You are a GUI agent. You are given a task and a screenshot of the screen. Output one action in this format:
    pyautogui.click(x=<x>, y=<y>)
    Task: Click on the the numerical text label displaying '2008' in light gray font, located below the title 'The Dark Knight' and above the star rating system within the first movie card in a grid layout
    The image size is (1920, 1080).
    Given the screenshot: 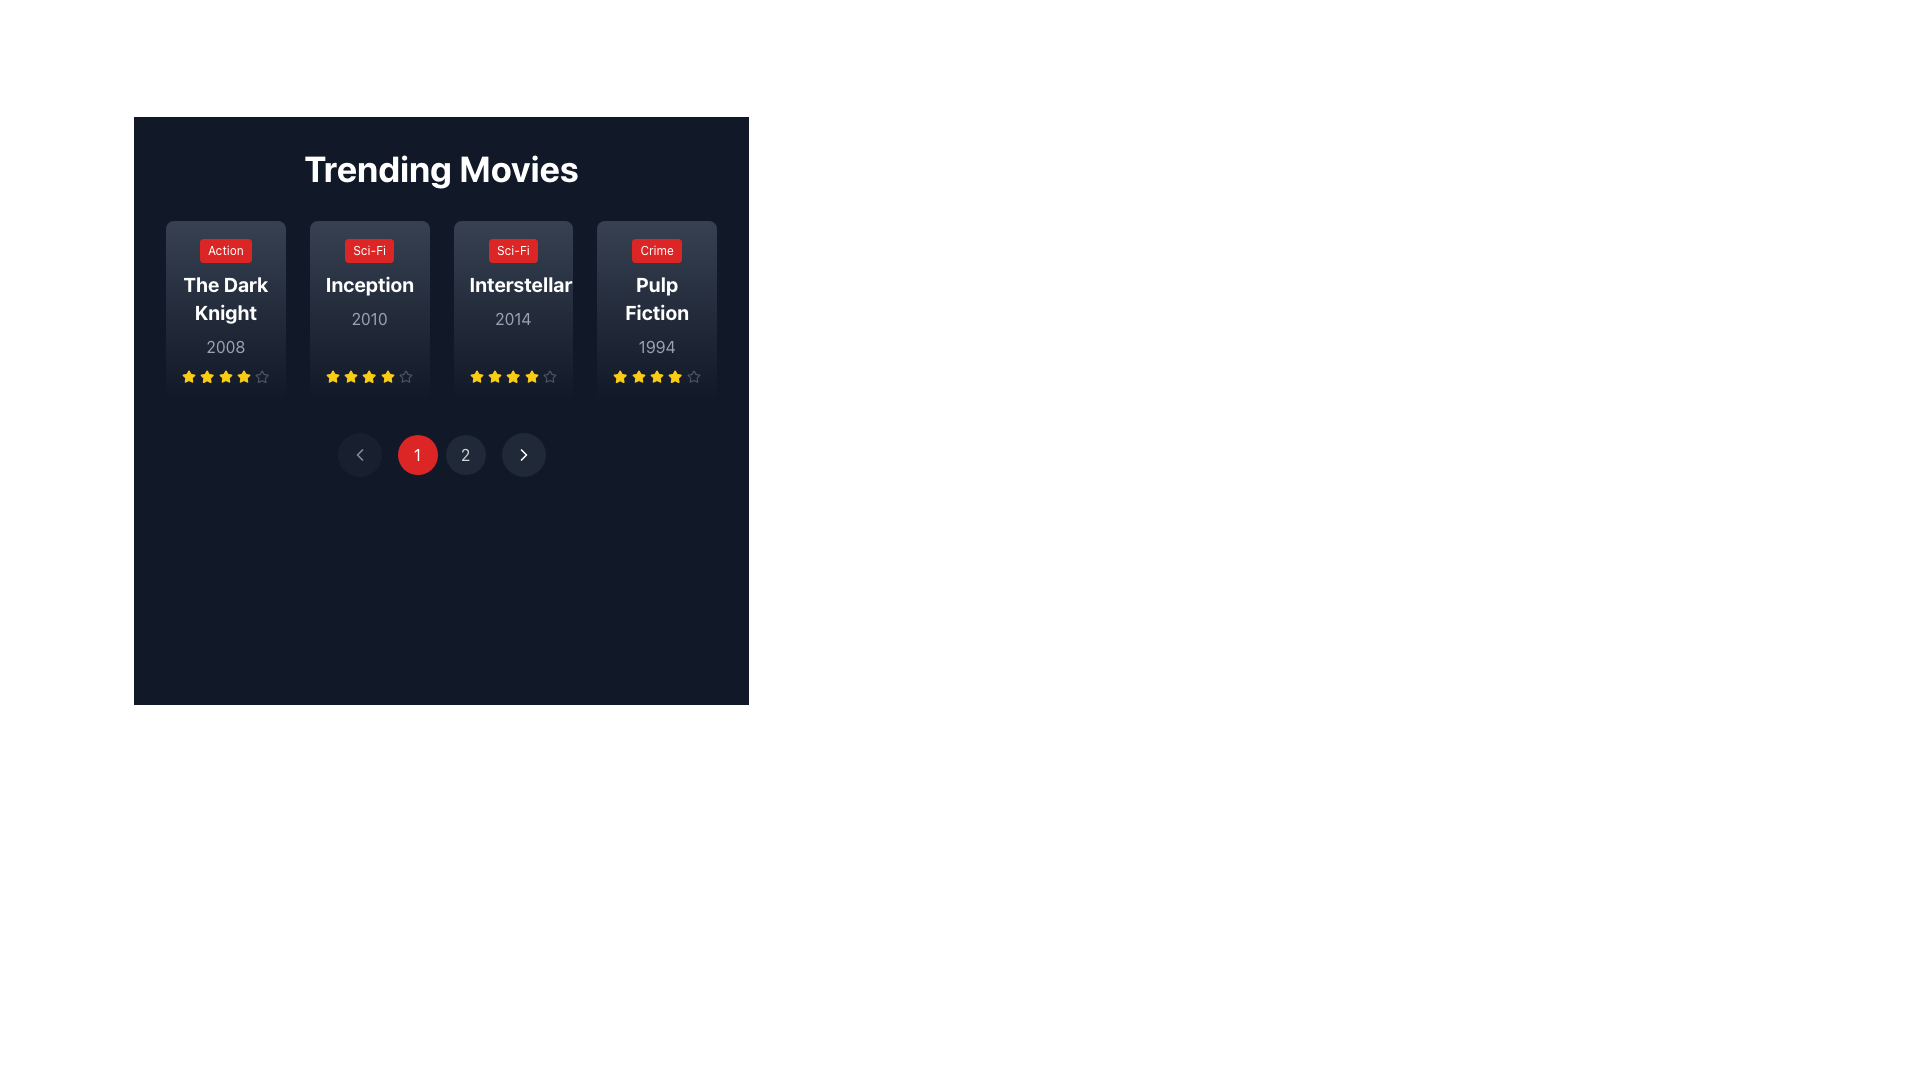 What is the action you would take?
    pyautogui.click(x=225, y=346)
    